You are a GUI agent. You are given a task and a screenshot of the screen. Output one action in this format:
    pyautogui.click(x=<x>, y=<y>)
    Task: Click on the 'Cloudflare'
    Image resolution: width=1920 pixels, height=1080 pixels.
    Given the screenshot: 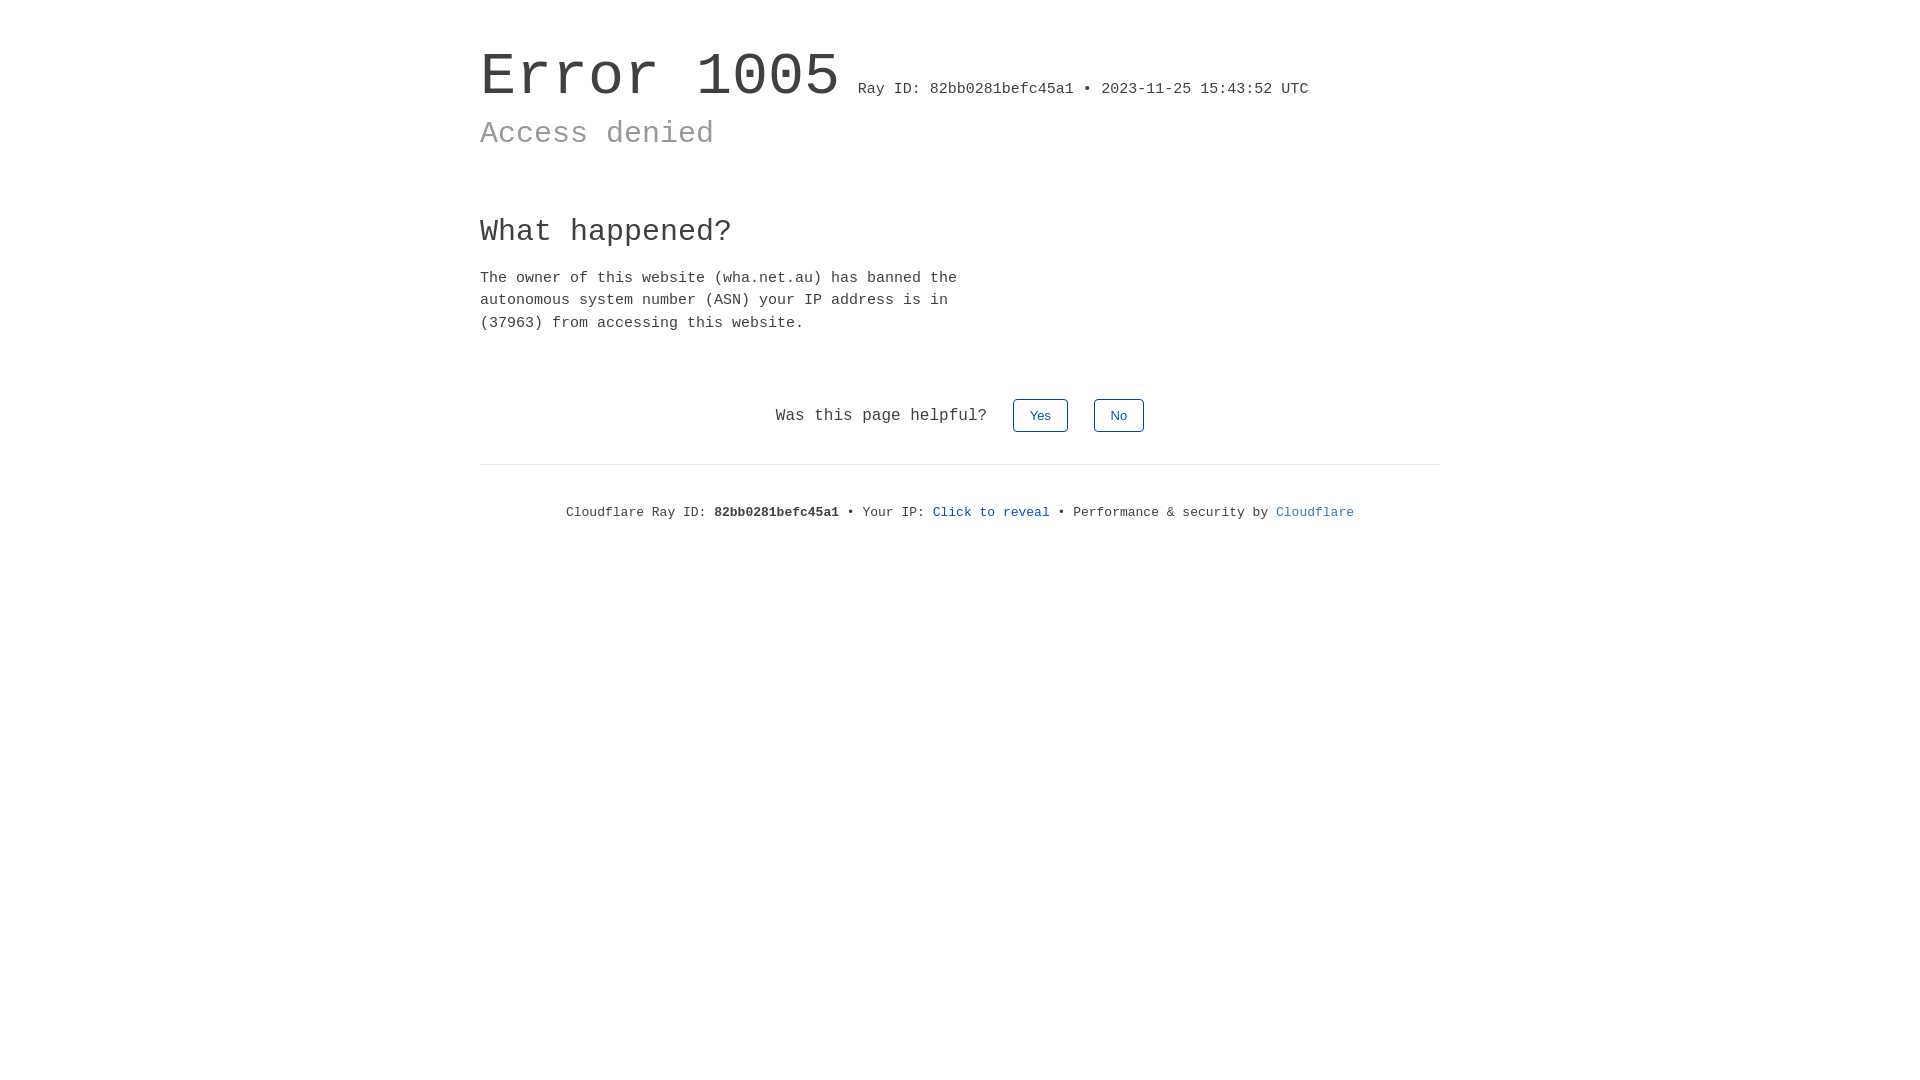 What is the action you would take?
    pyautogui.click(x=1315, y=511)
    